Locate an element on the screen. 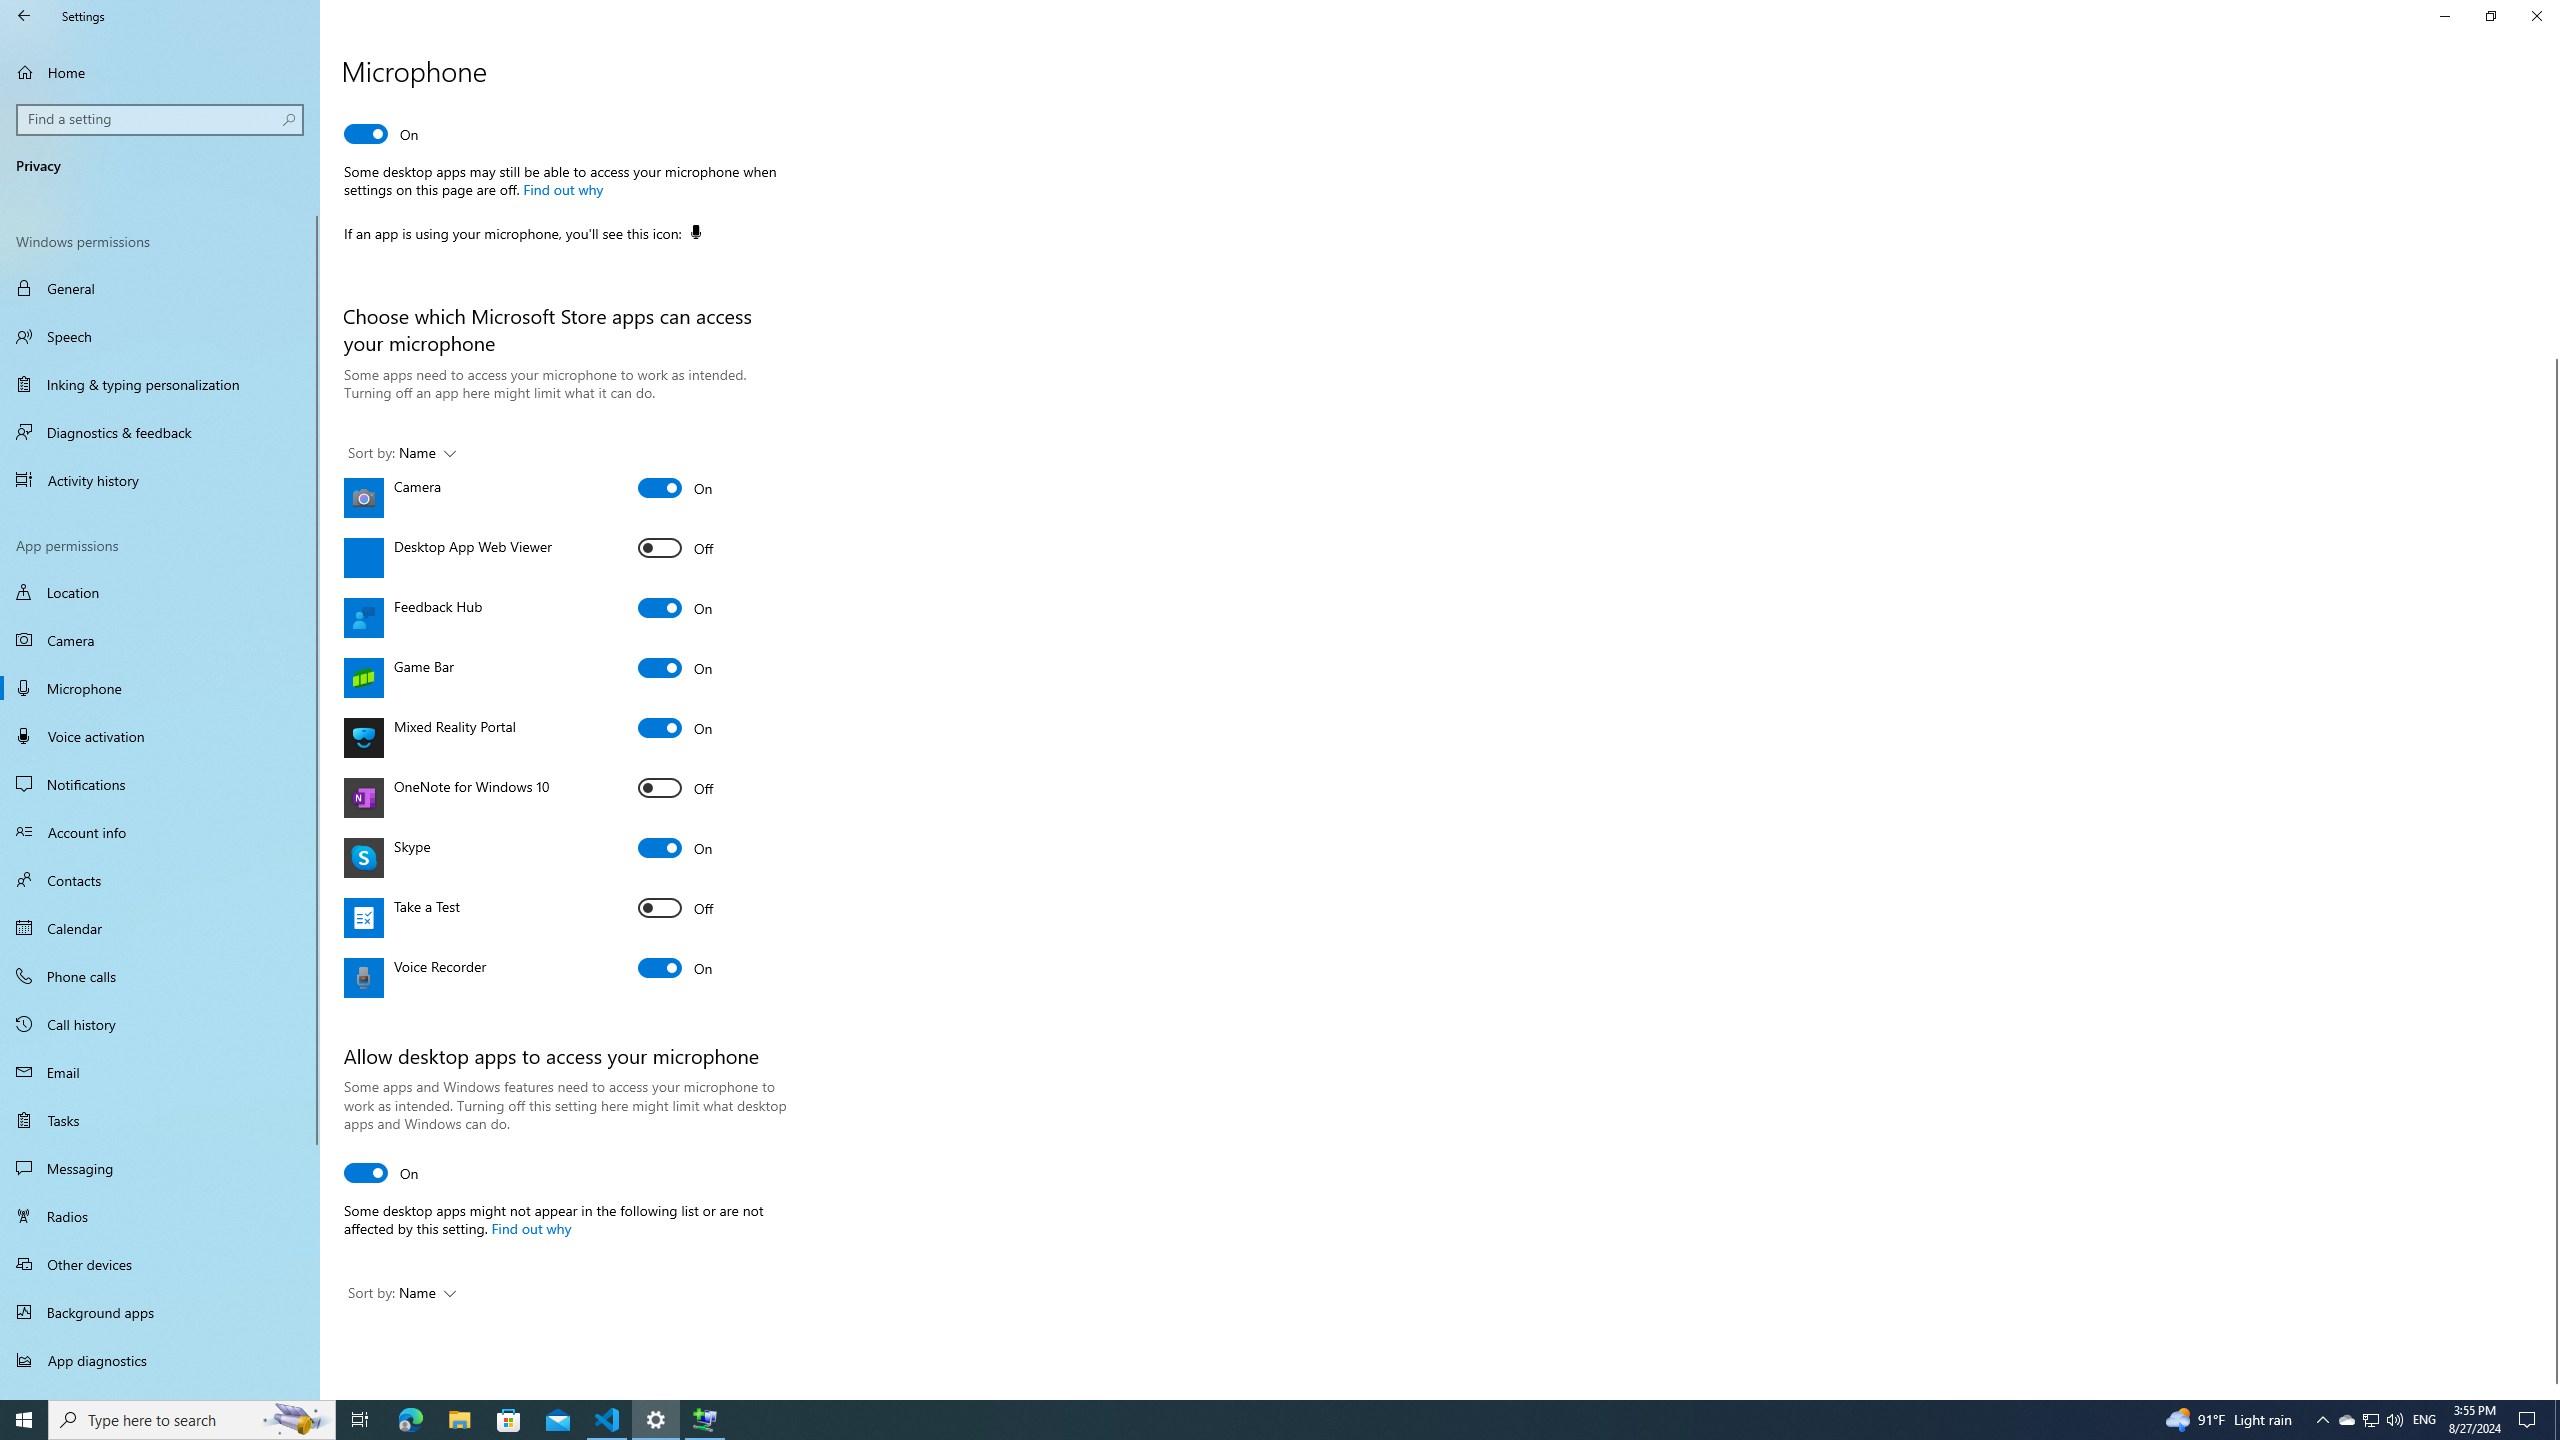  'Background apps' is located at coordinates (159, 1310).